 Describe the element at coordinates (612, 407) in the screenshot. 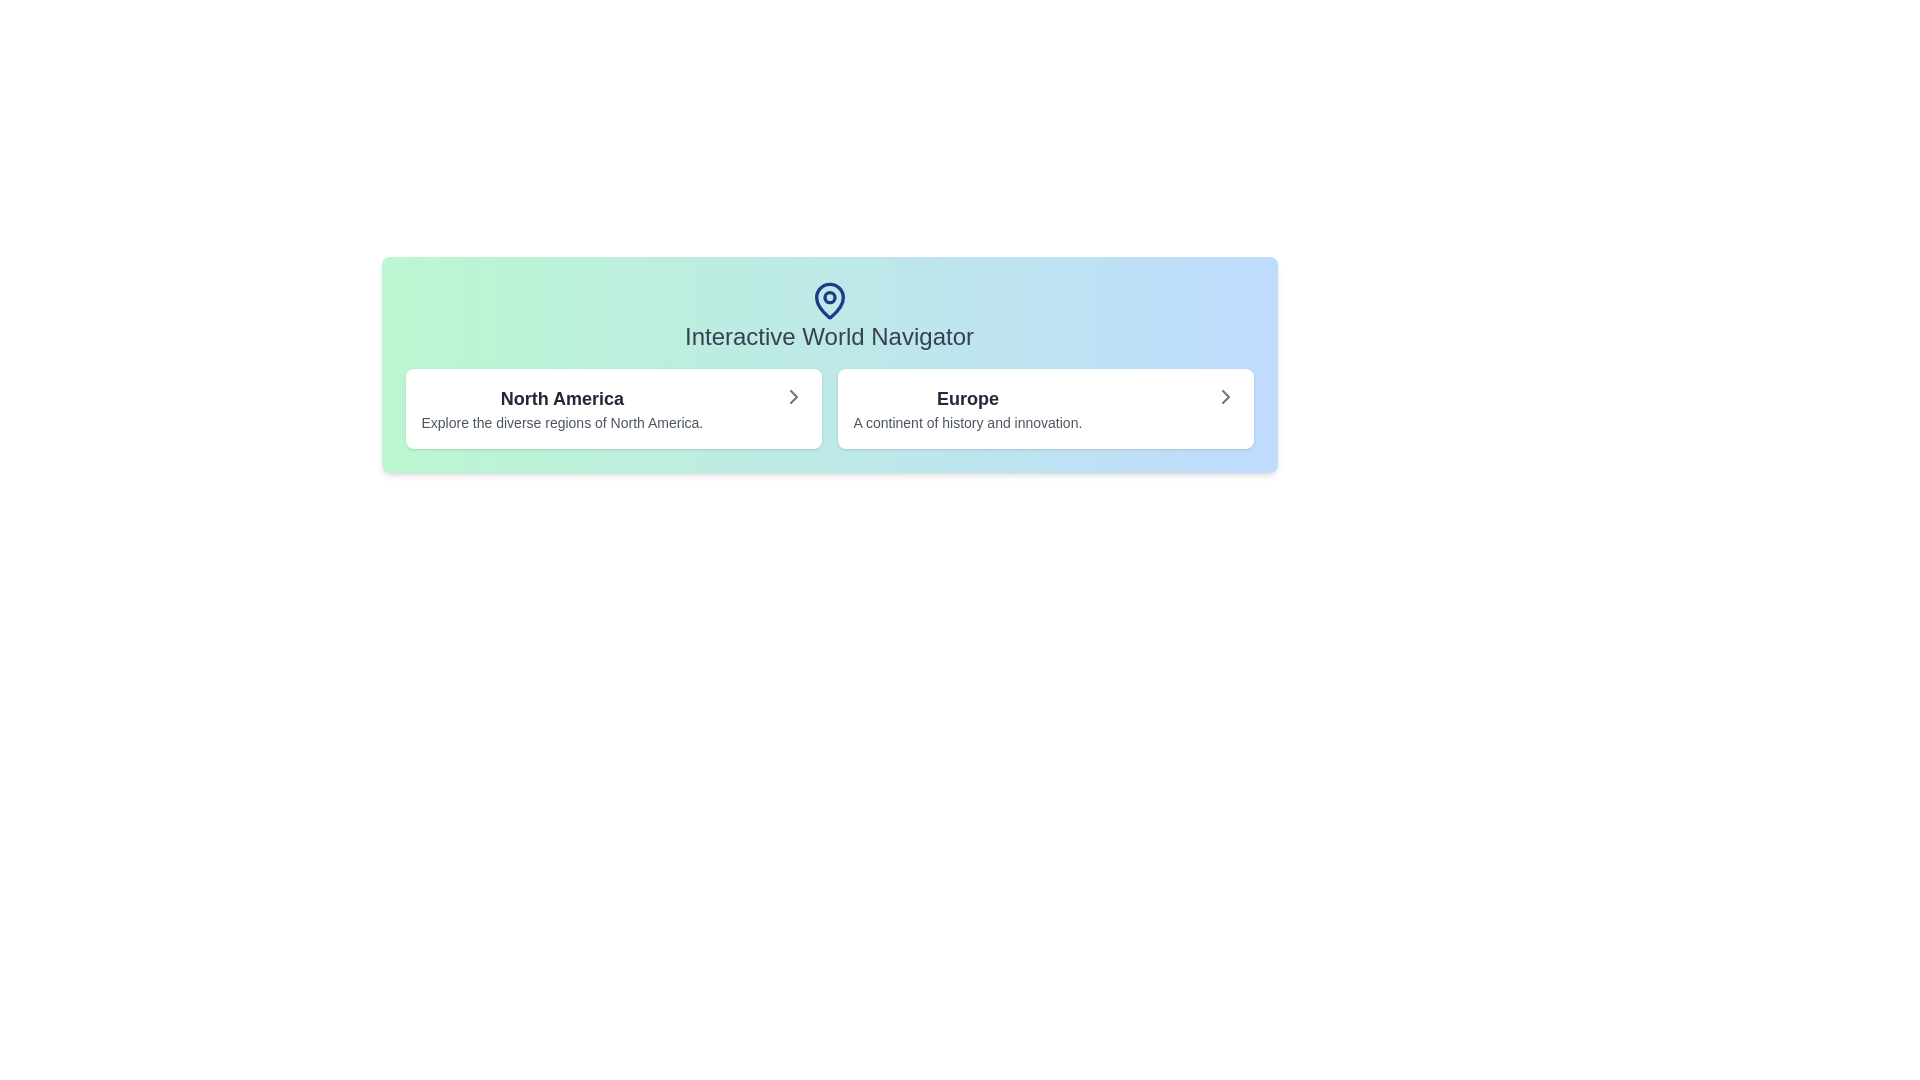

I see `the first card in the grid under the header 'Interactive World Navigator'` at that location.